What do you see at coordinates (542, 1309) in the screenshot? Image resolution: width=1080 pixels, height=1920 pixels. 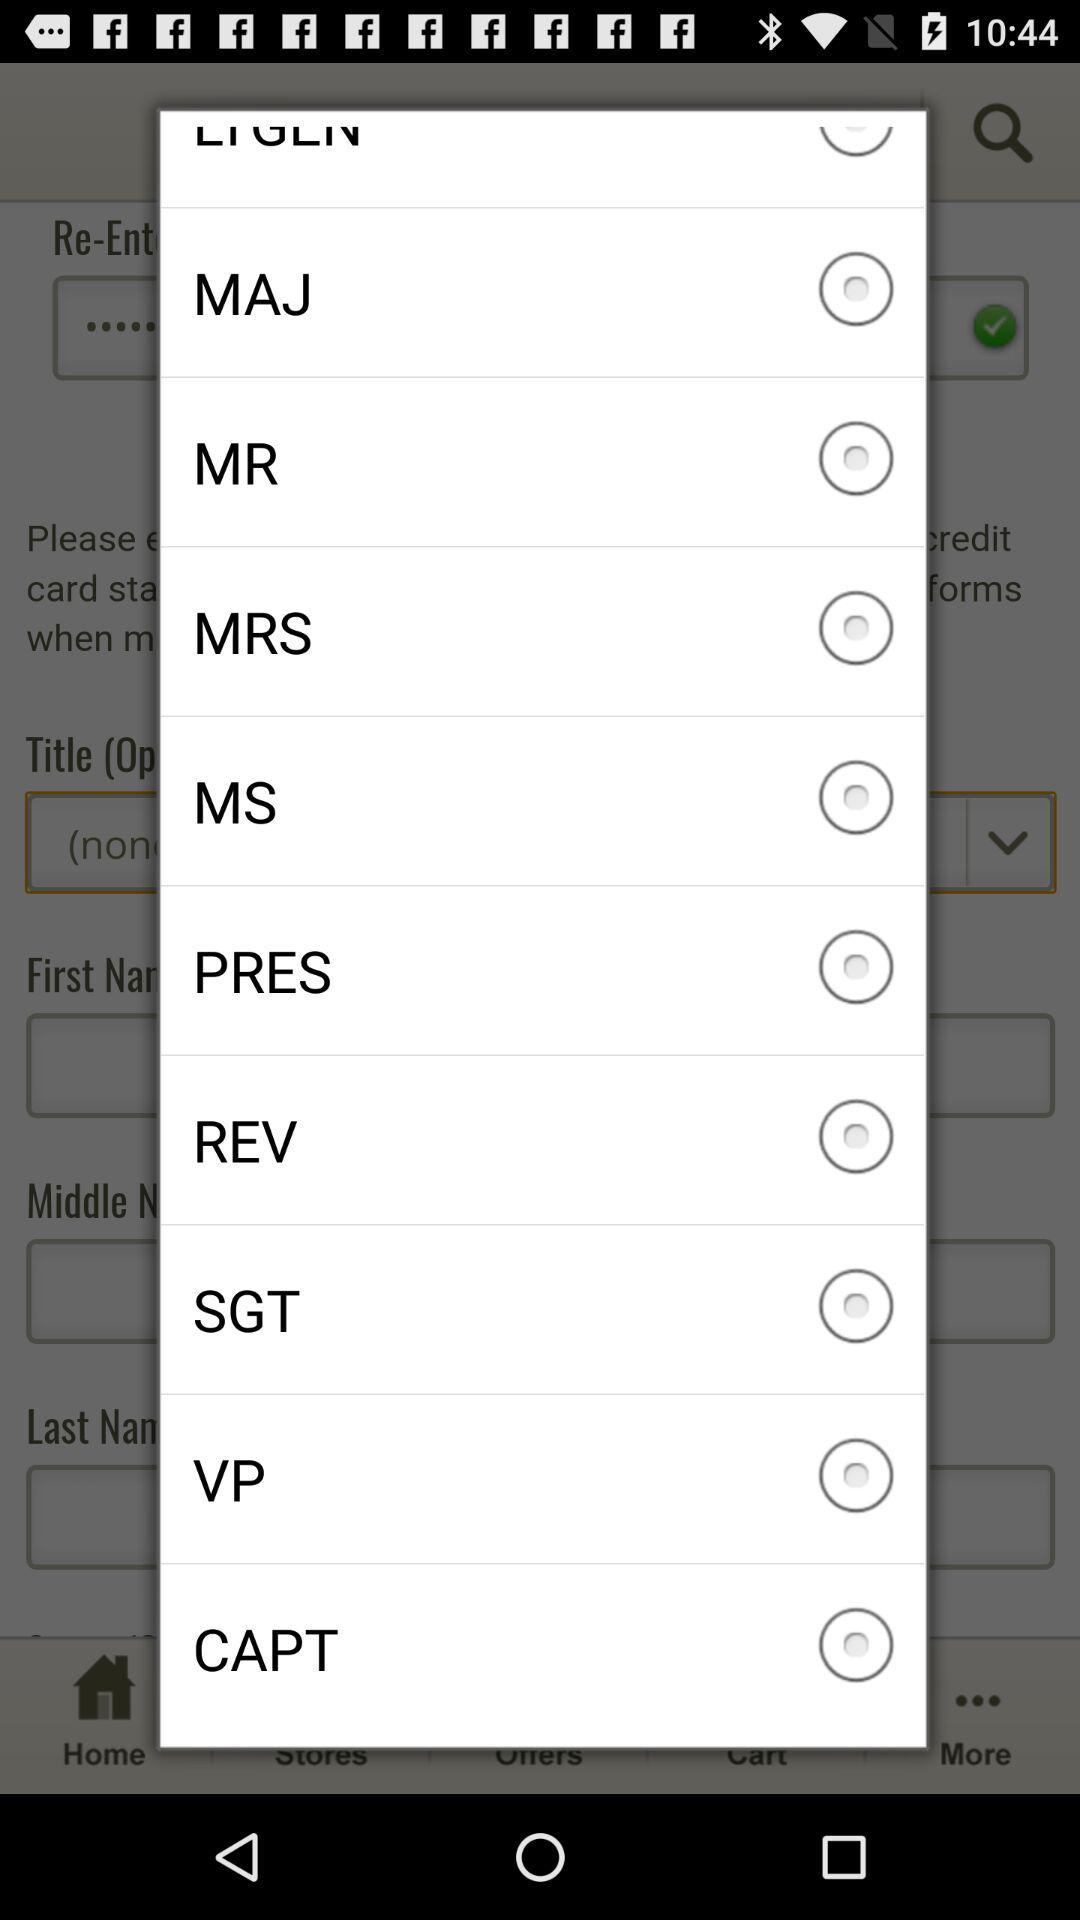 I see `the item below the rev checkbox` at bounding box center [542, 1309].